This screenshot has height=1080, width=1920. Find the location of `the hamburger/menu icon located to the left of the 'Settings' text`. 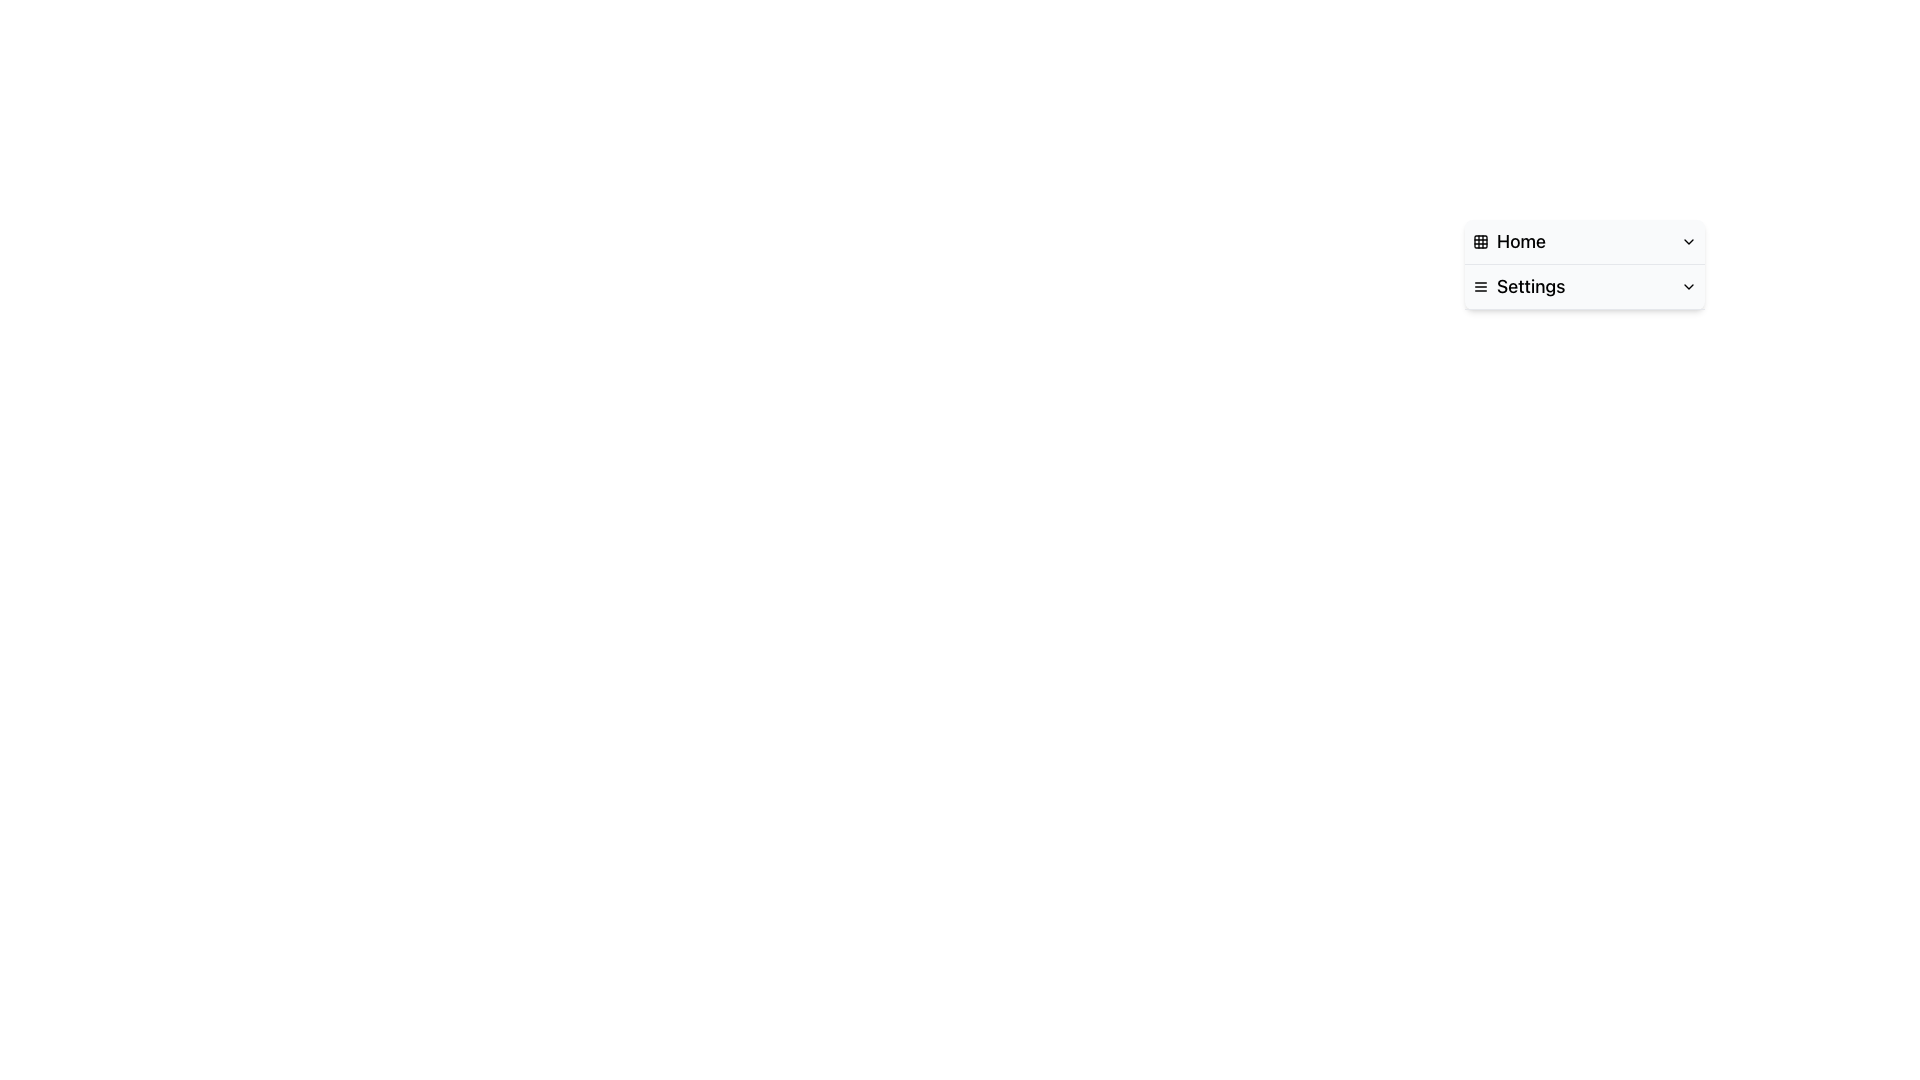

the hamburger/menu icon located to the left of the 'Settings' text is located at coordinates (1481, 286).